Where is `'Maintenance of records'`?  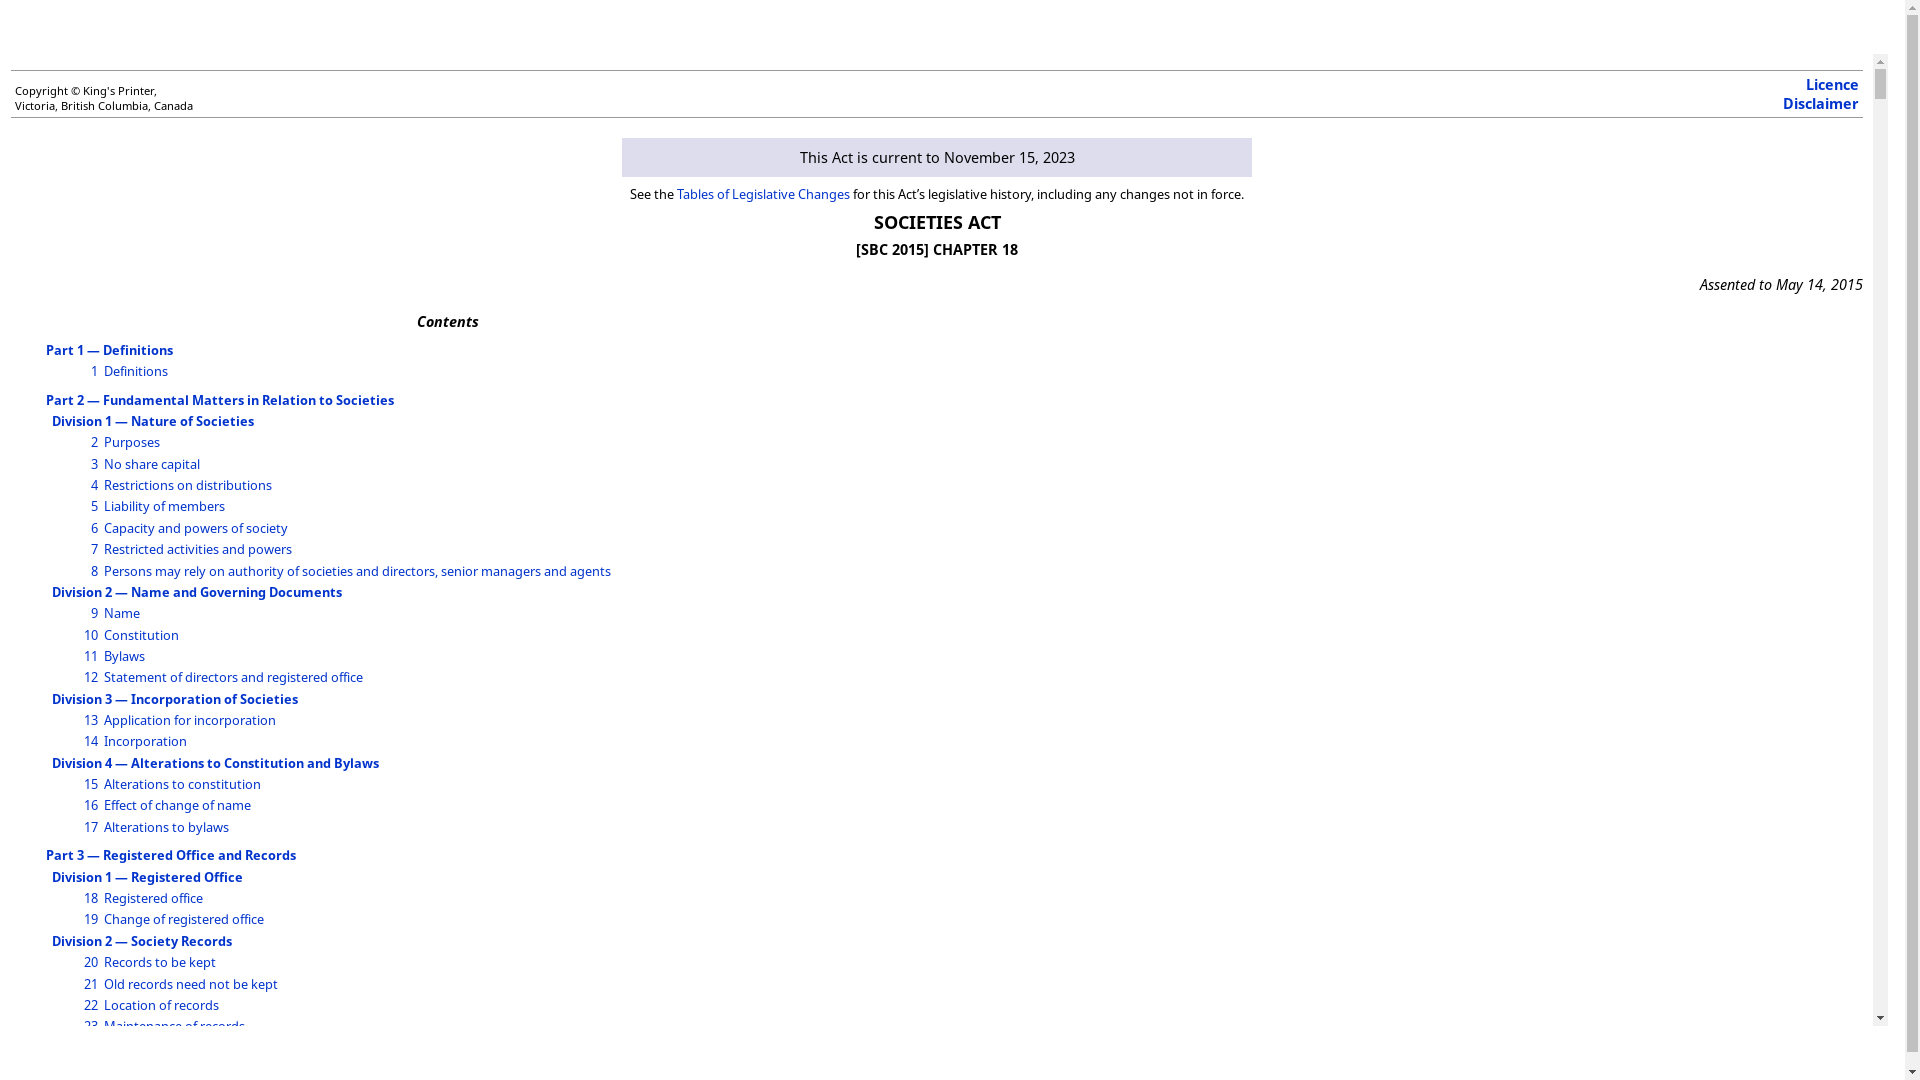 'Maintenance of records' is located at coordinates (174, 1026).